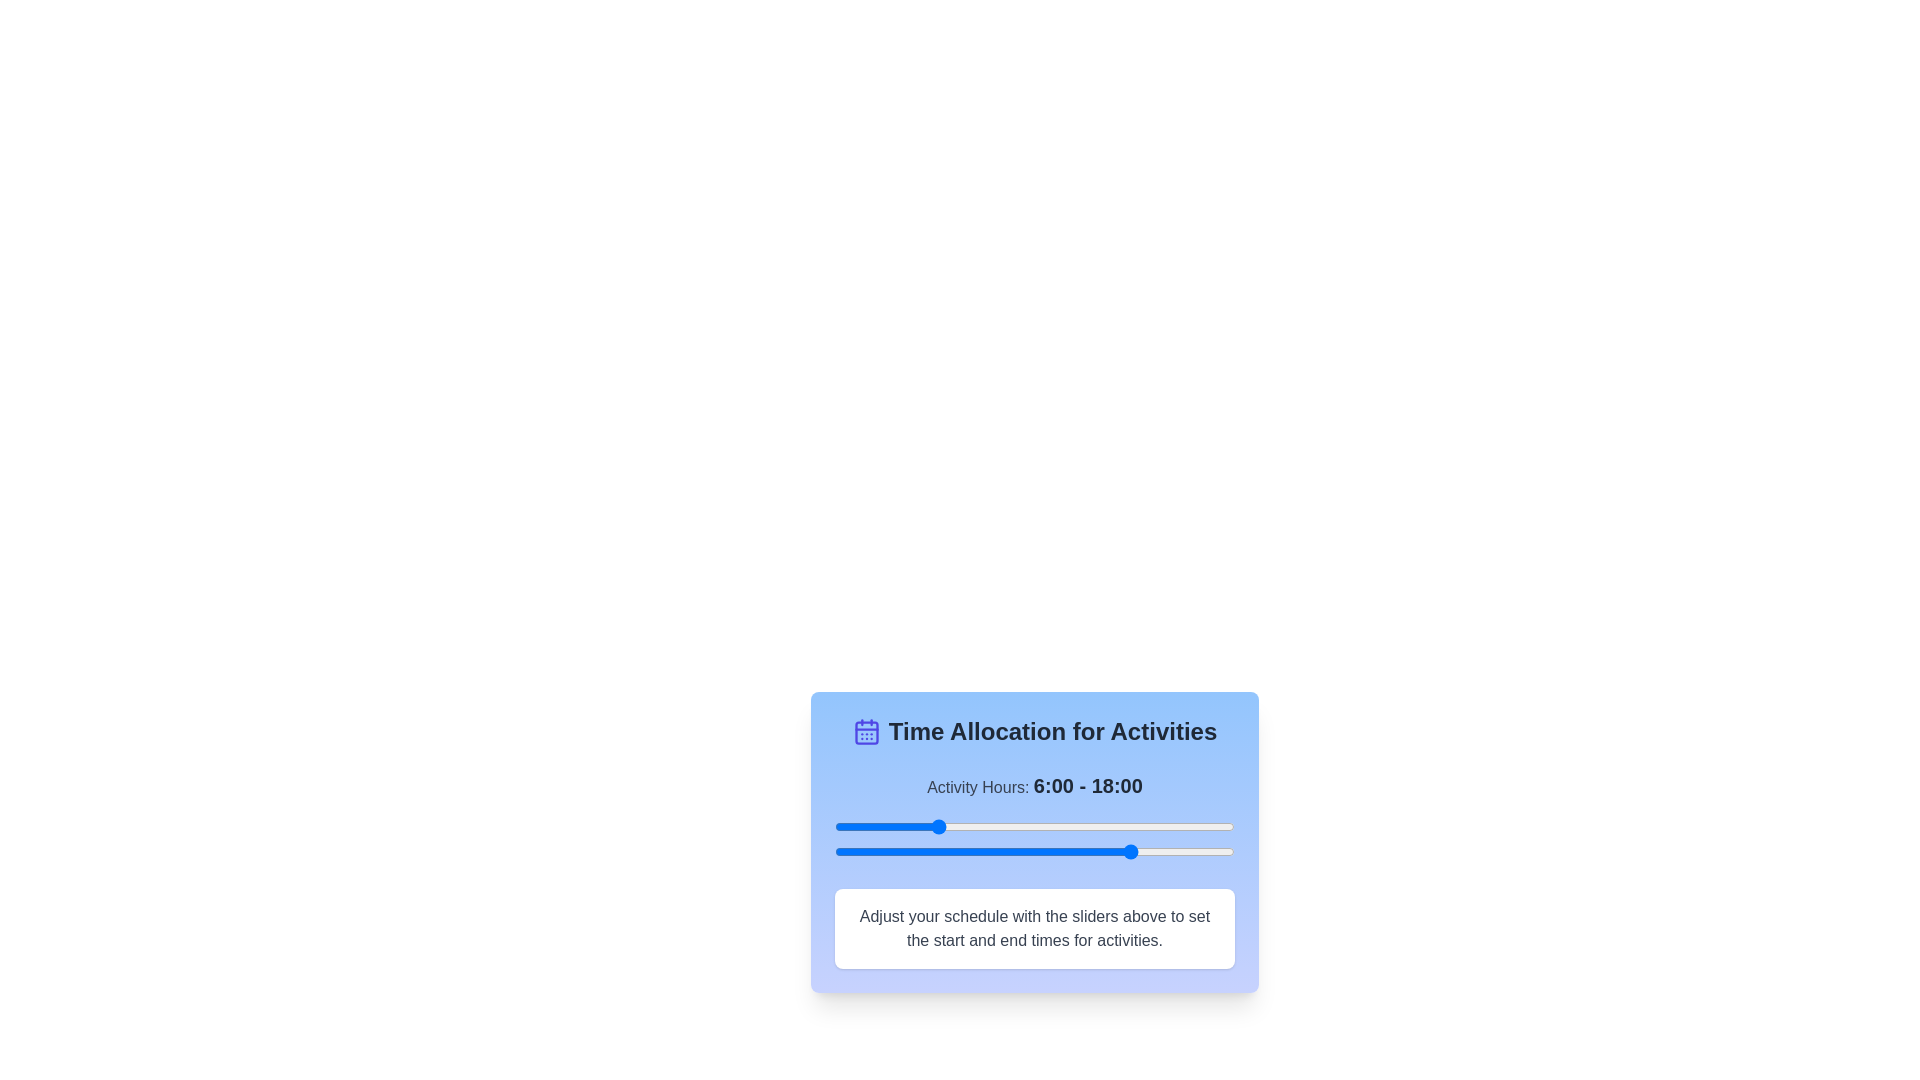  What do you see at coordinates (883, 826) in the screenshot?
I see `the start time to 3 hours using the left slider` at bounding box center [883, 826].